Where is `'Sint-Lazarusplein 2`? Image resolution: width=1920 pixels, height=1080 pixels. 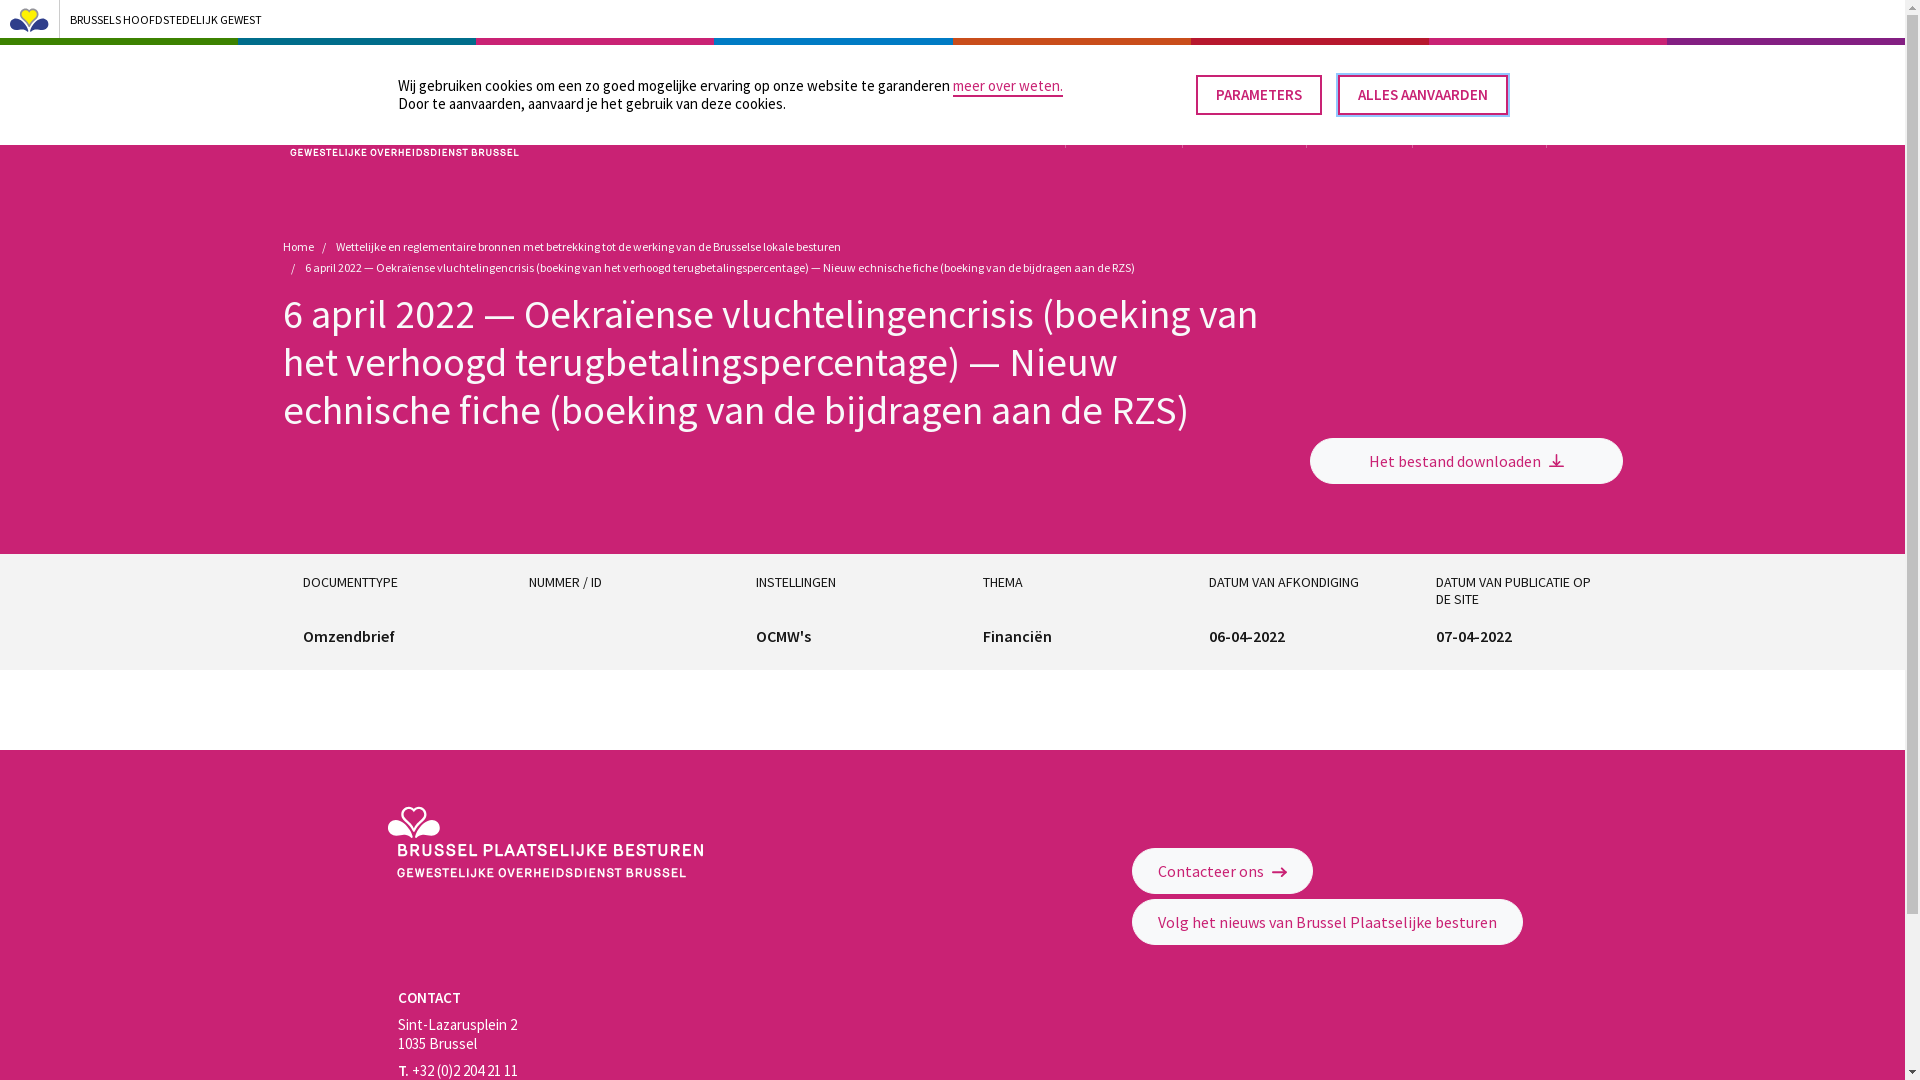 'Sint-Lazarusplein 2 is located at coordinates (456, 1034).